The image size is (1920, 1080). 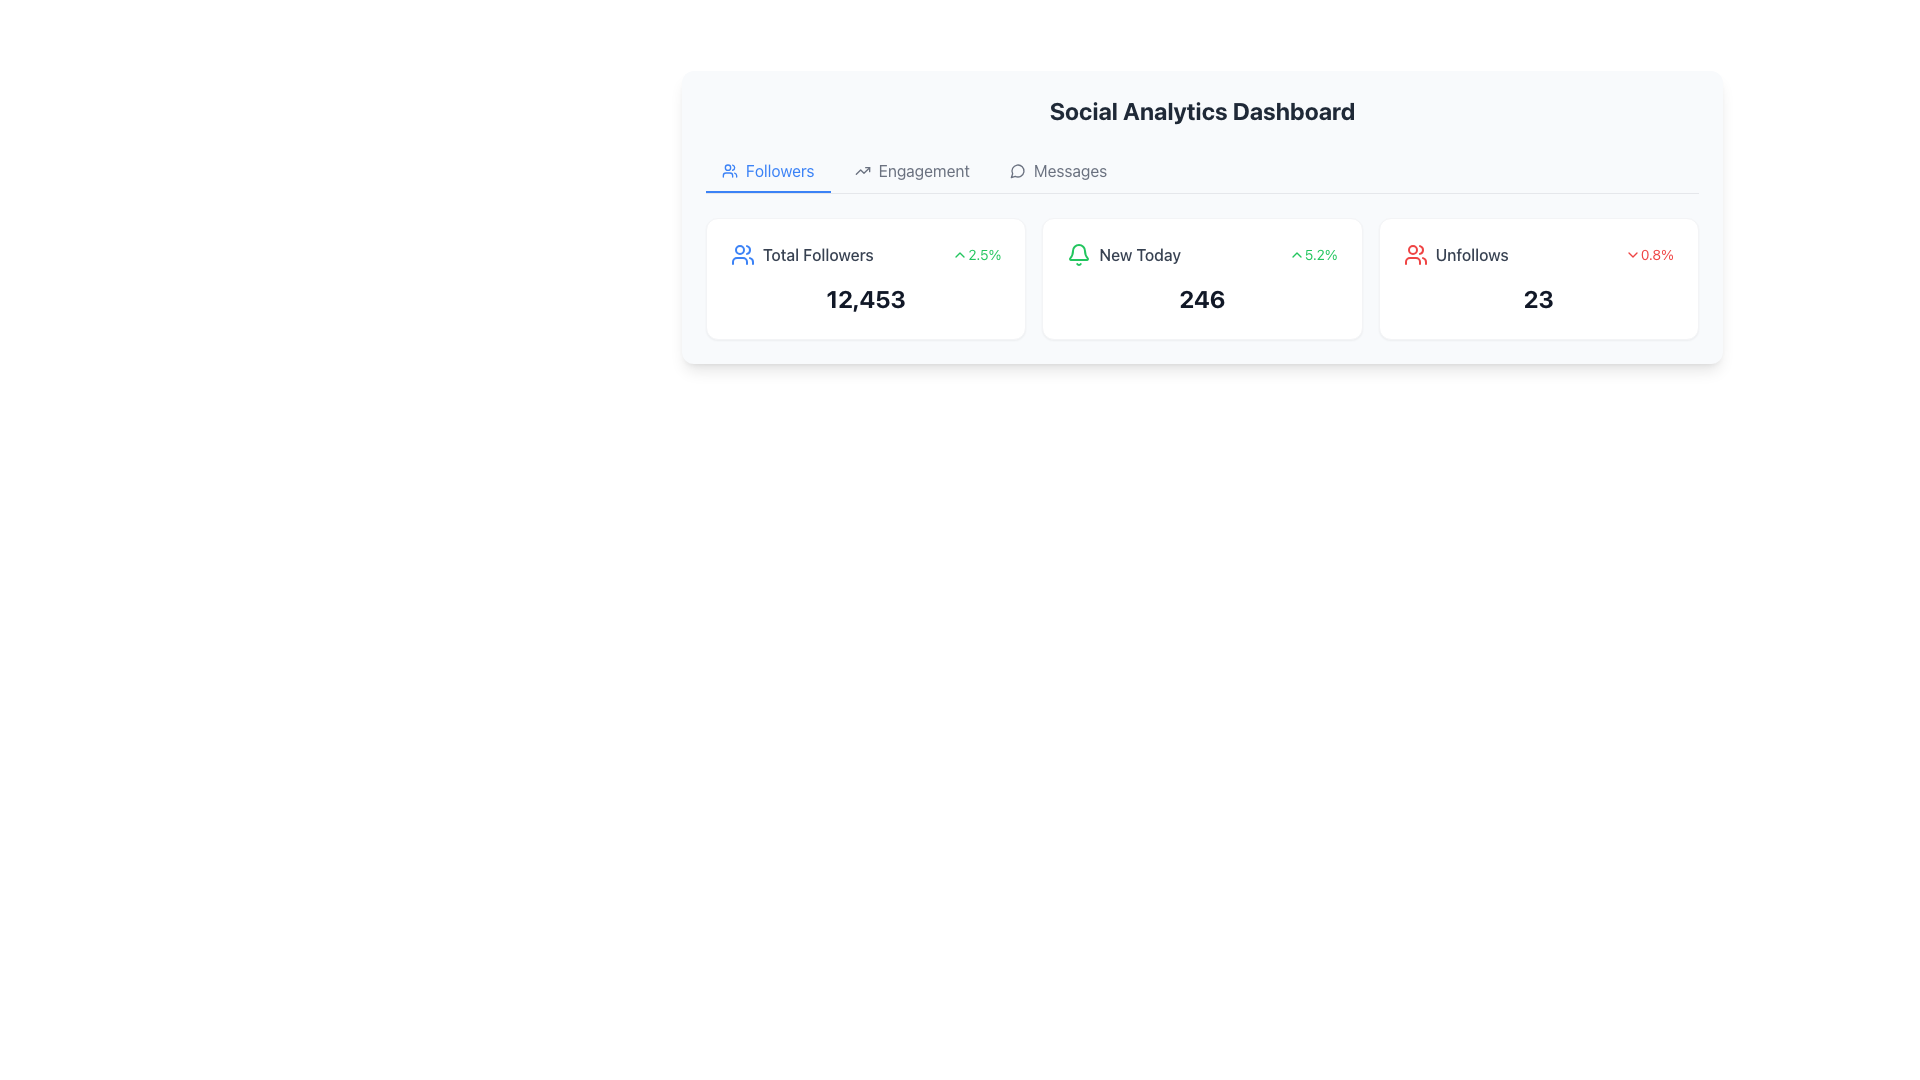 What do you see at coordinates (1124, 253) in the screenshot?
I see `the 'New Today' label with the green bell icon located in the middle panel of the social analytics card interface` at bounding box center [1124, 253].